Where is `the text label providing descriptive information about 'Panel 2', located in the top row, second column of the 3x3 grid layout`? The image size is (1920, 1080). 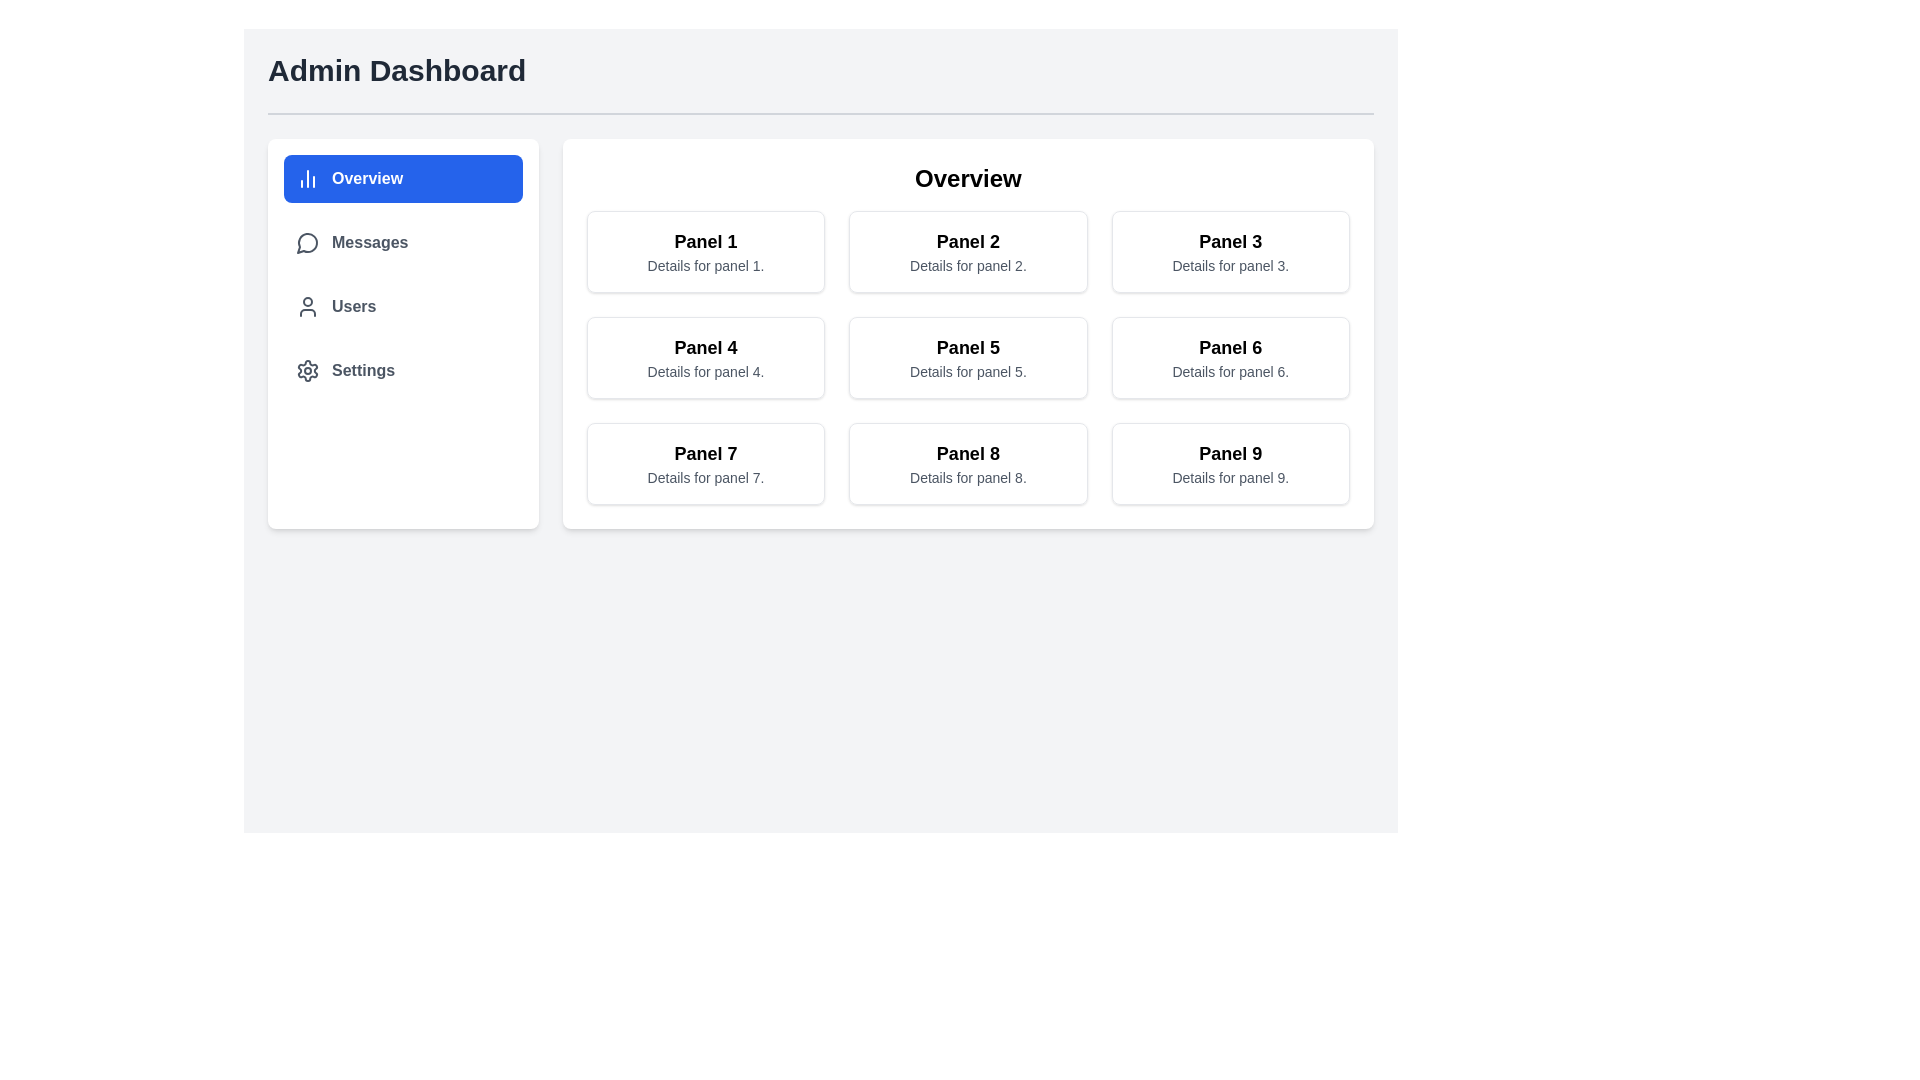 the text label providing descriptive information about 'Panel 2', located in the top row, second column of the 3x3 grid layout is located at coordinates (968, 265).